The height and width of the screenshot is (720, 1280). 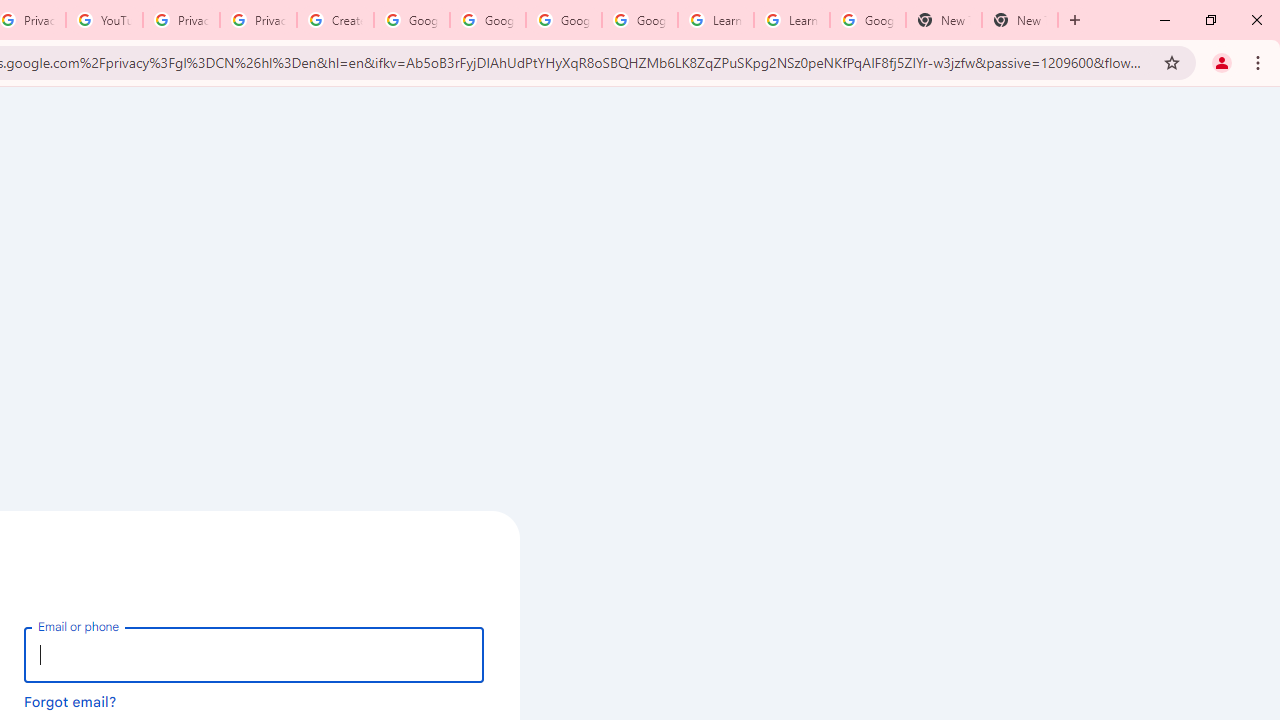 I want to click on 'New Tab', so click(x=943, y=20).